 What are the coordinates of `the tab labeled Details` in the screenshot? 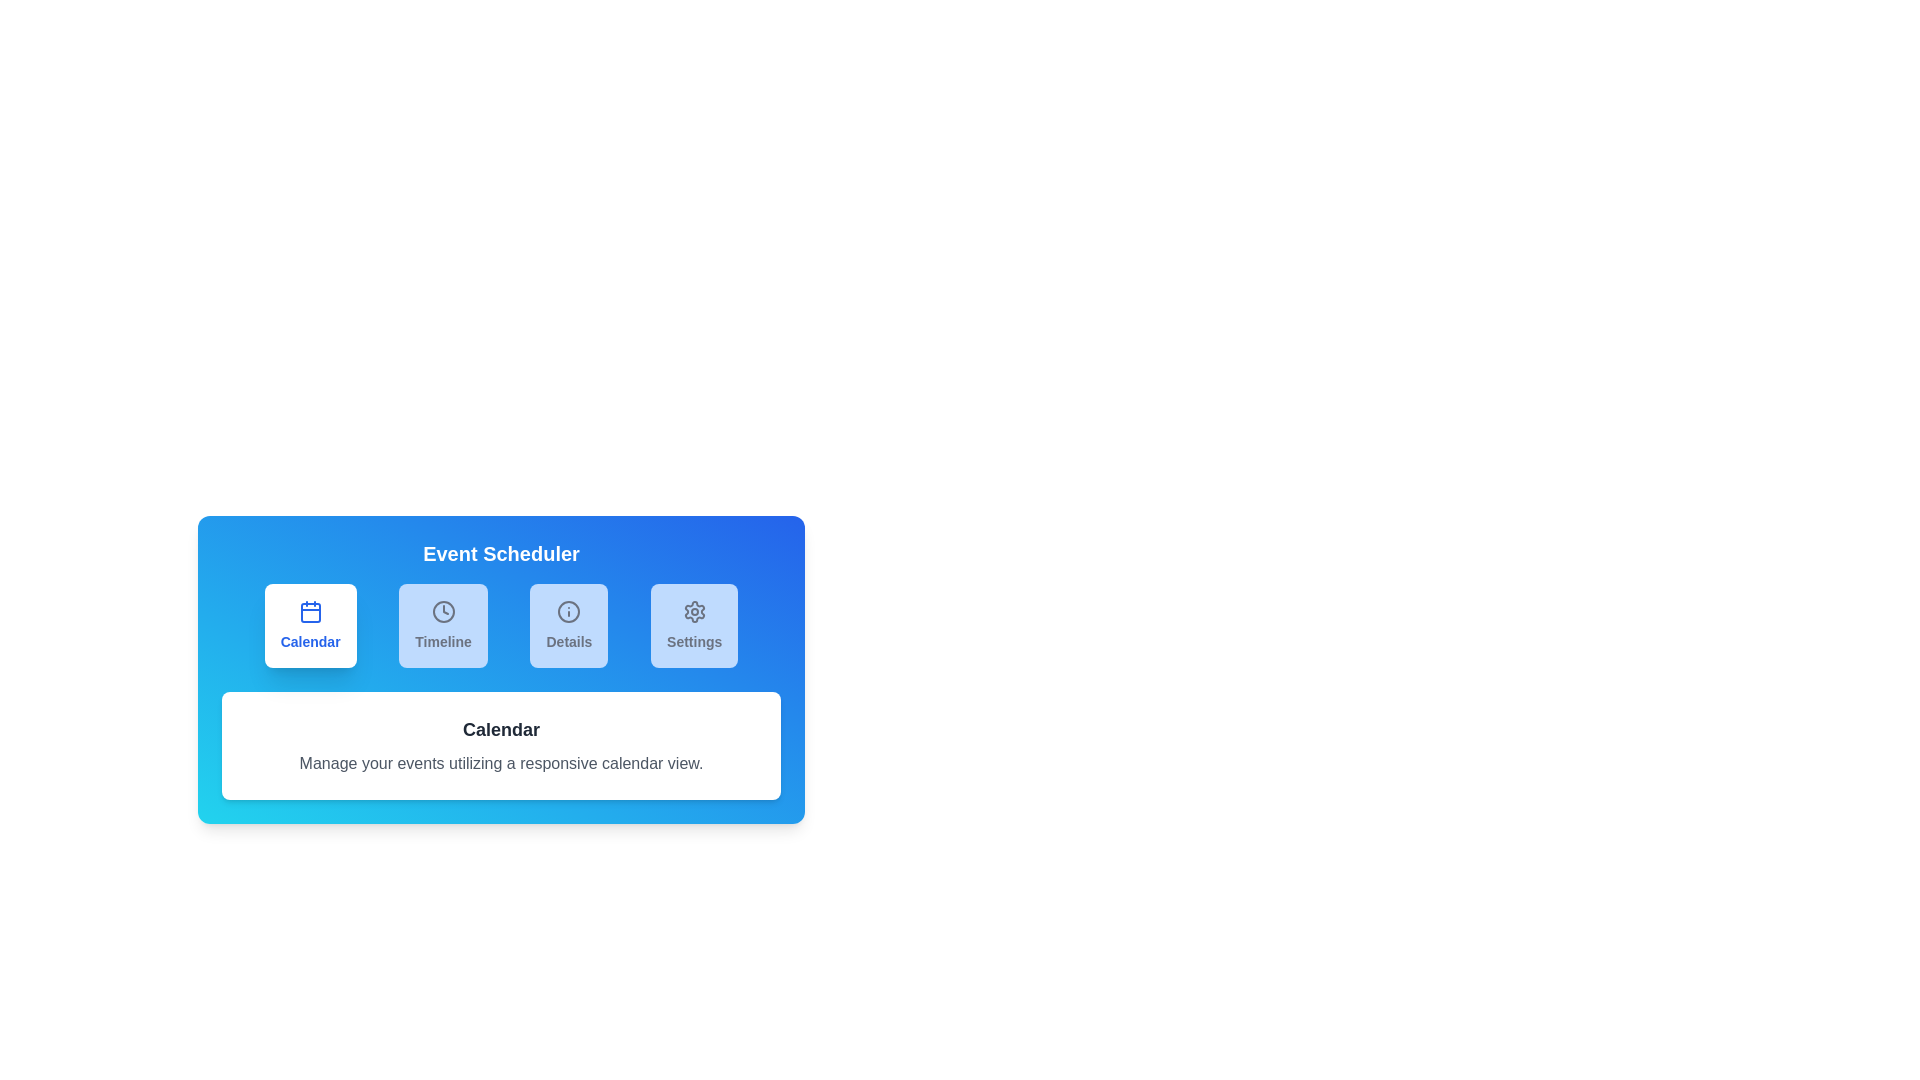 It's located at (568, 624).